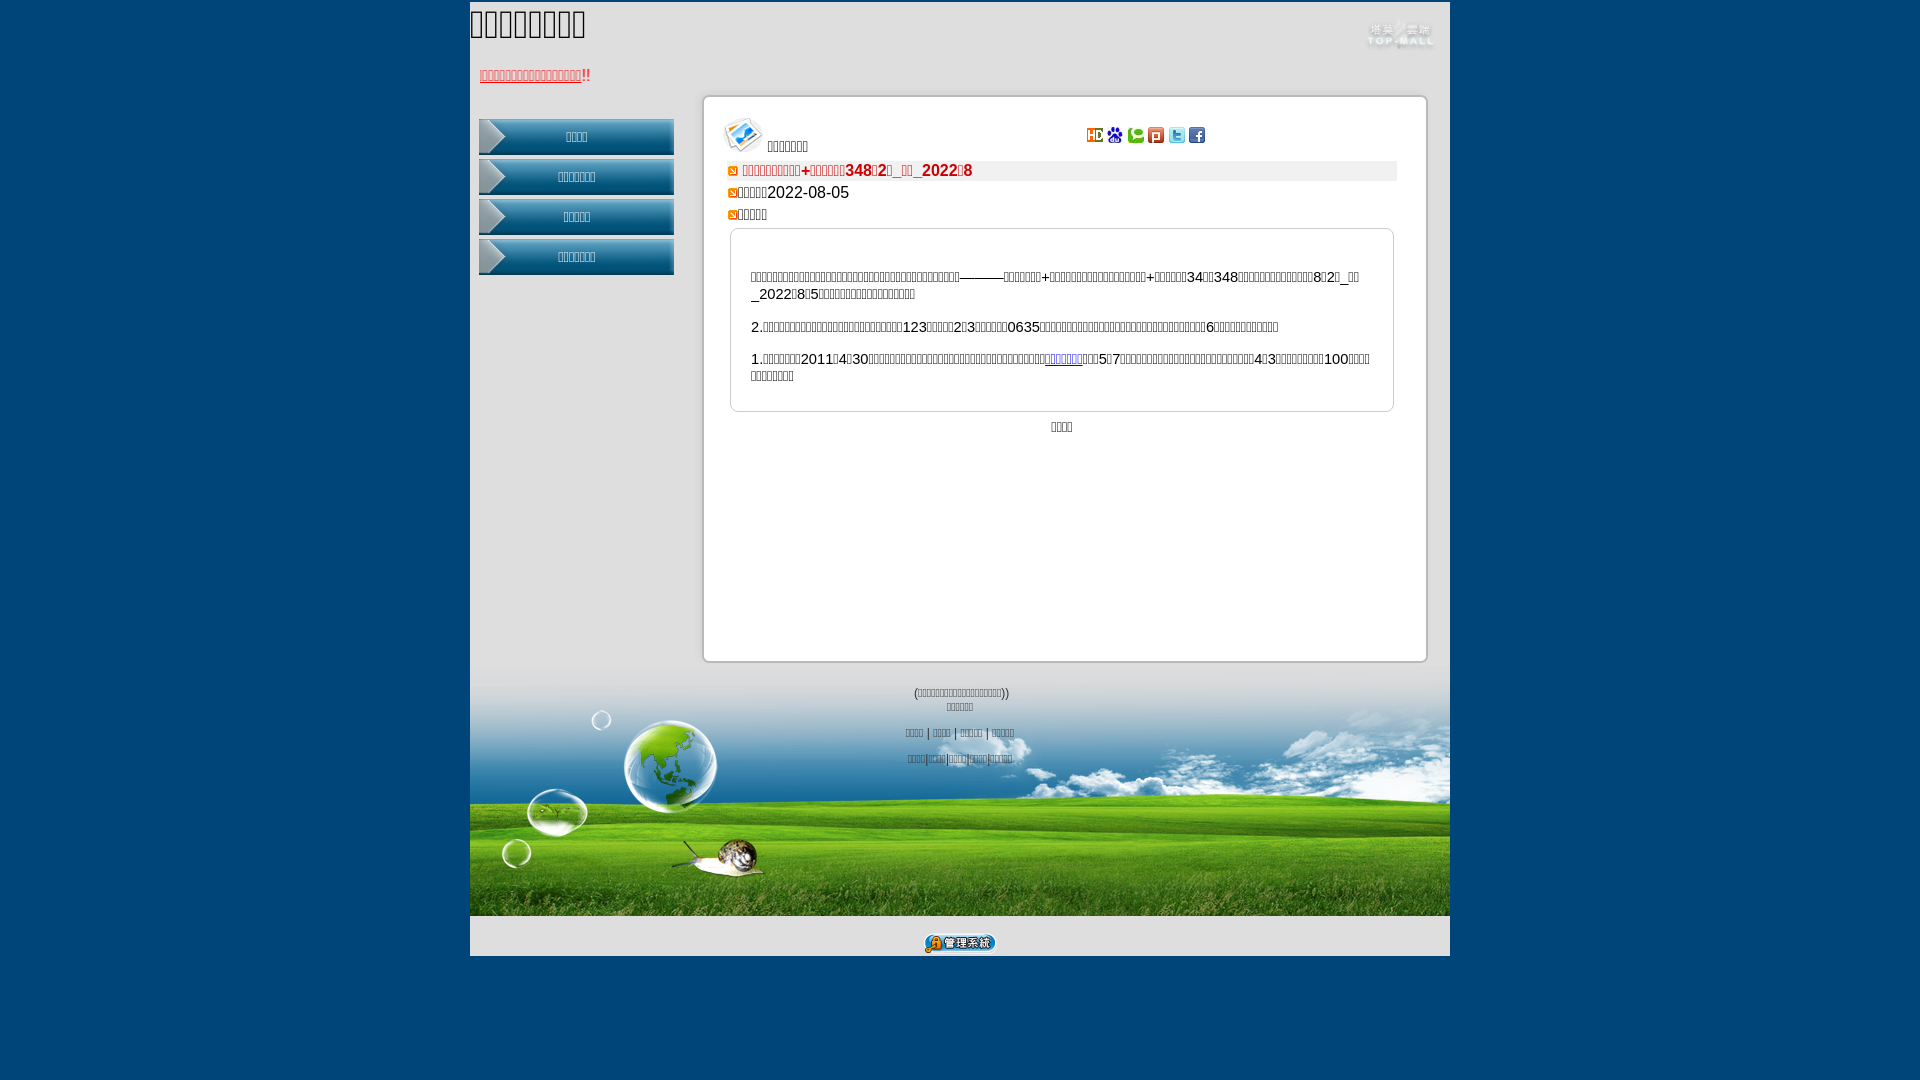 This screenshot has height=1080, width=1920. Describe the element at coordinates (1128, 134) in the screenshot. I see `'technorati'` at that location.